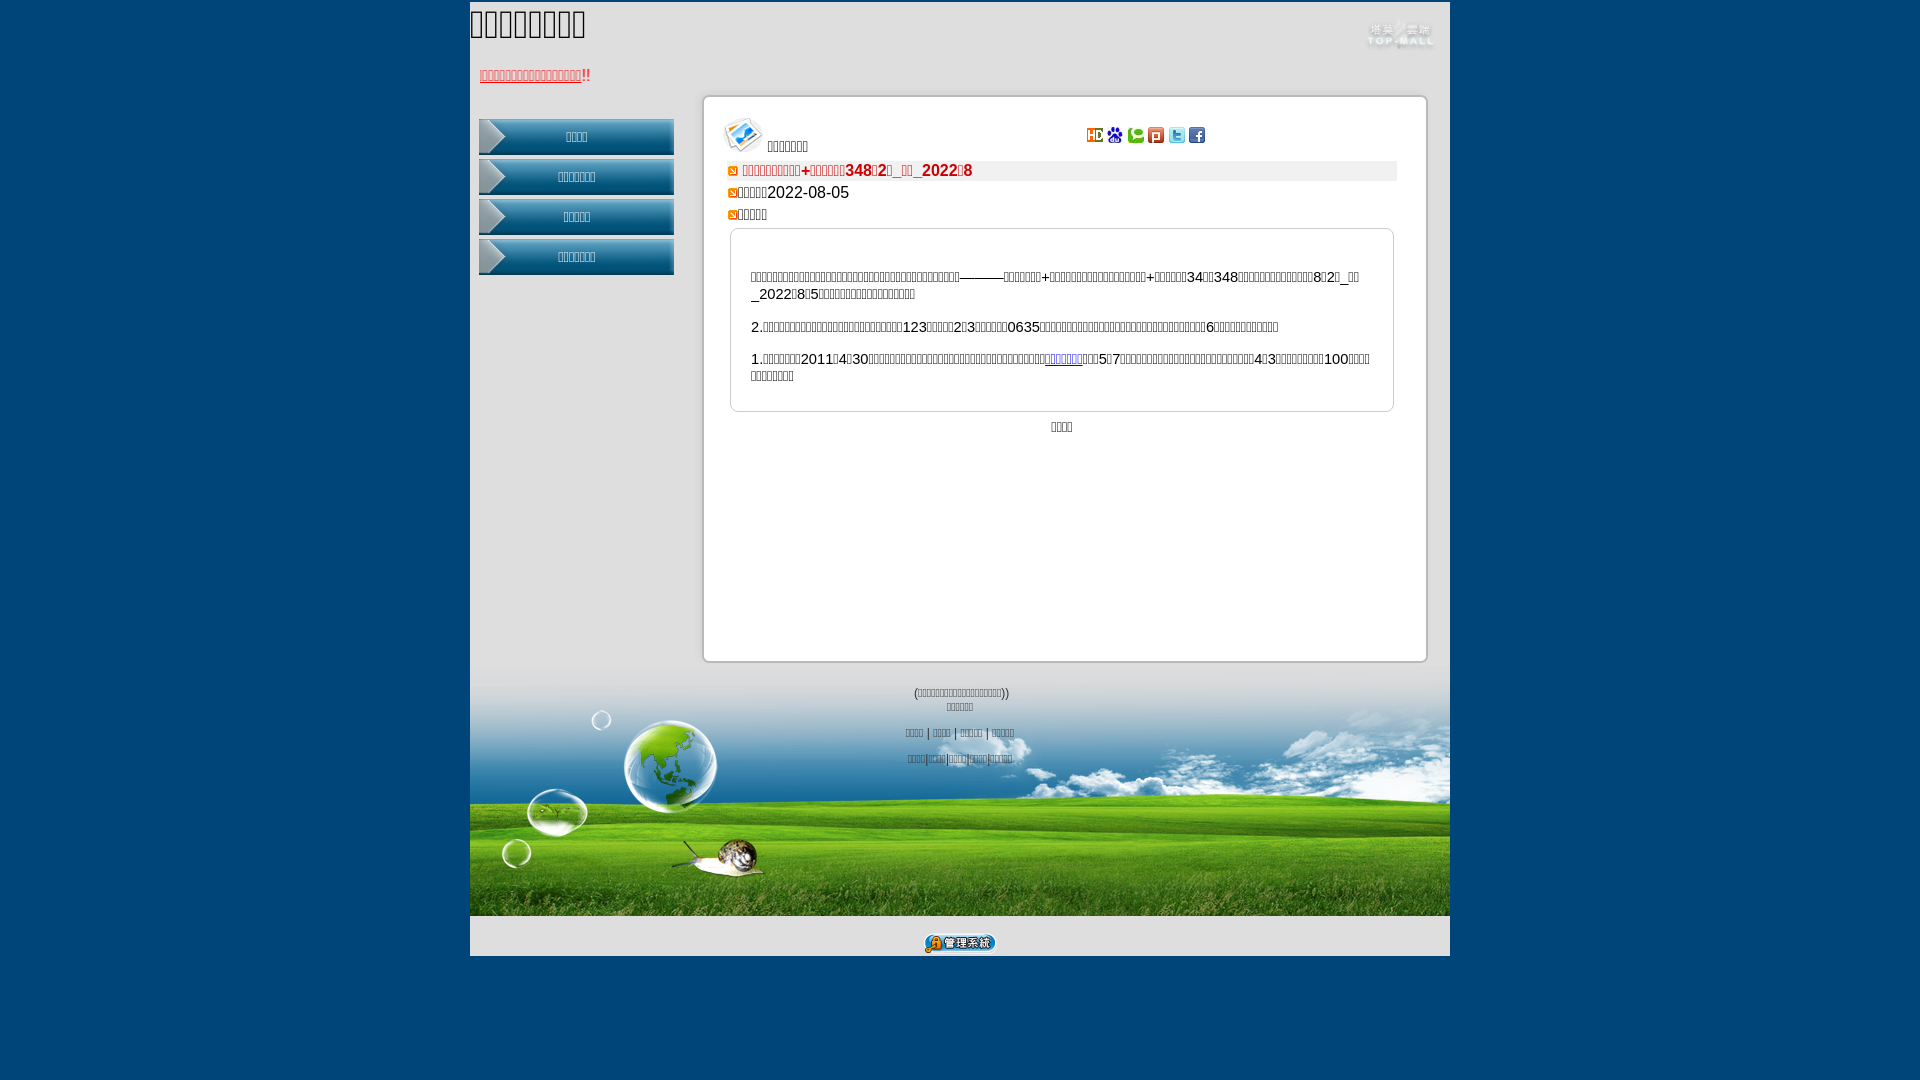 This screenshot has height=1080, width=1920. Describe the element at coordinates (1128, 134) in the screenshot. I see `'technorati'` at that location.